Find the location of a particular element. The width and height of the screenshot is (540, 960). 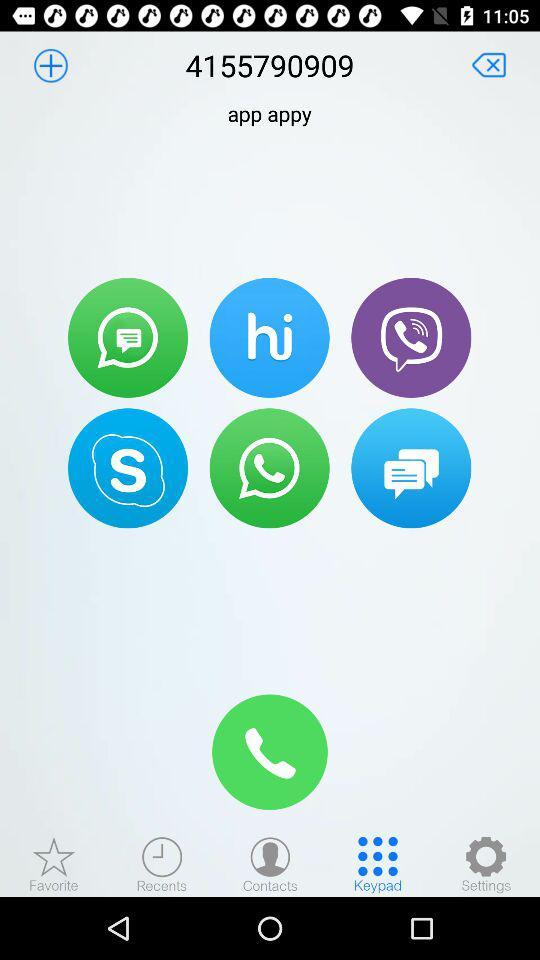

the add icon is located at coordinates (50, 65).